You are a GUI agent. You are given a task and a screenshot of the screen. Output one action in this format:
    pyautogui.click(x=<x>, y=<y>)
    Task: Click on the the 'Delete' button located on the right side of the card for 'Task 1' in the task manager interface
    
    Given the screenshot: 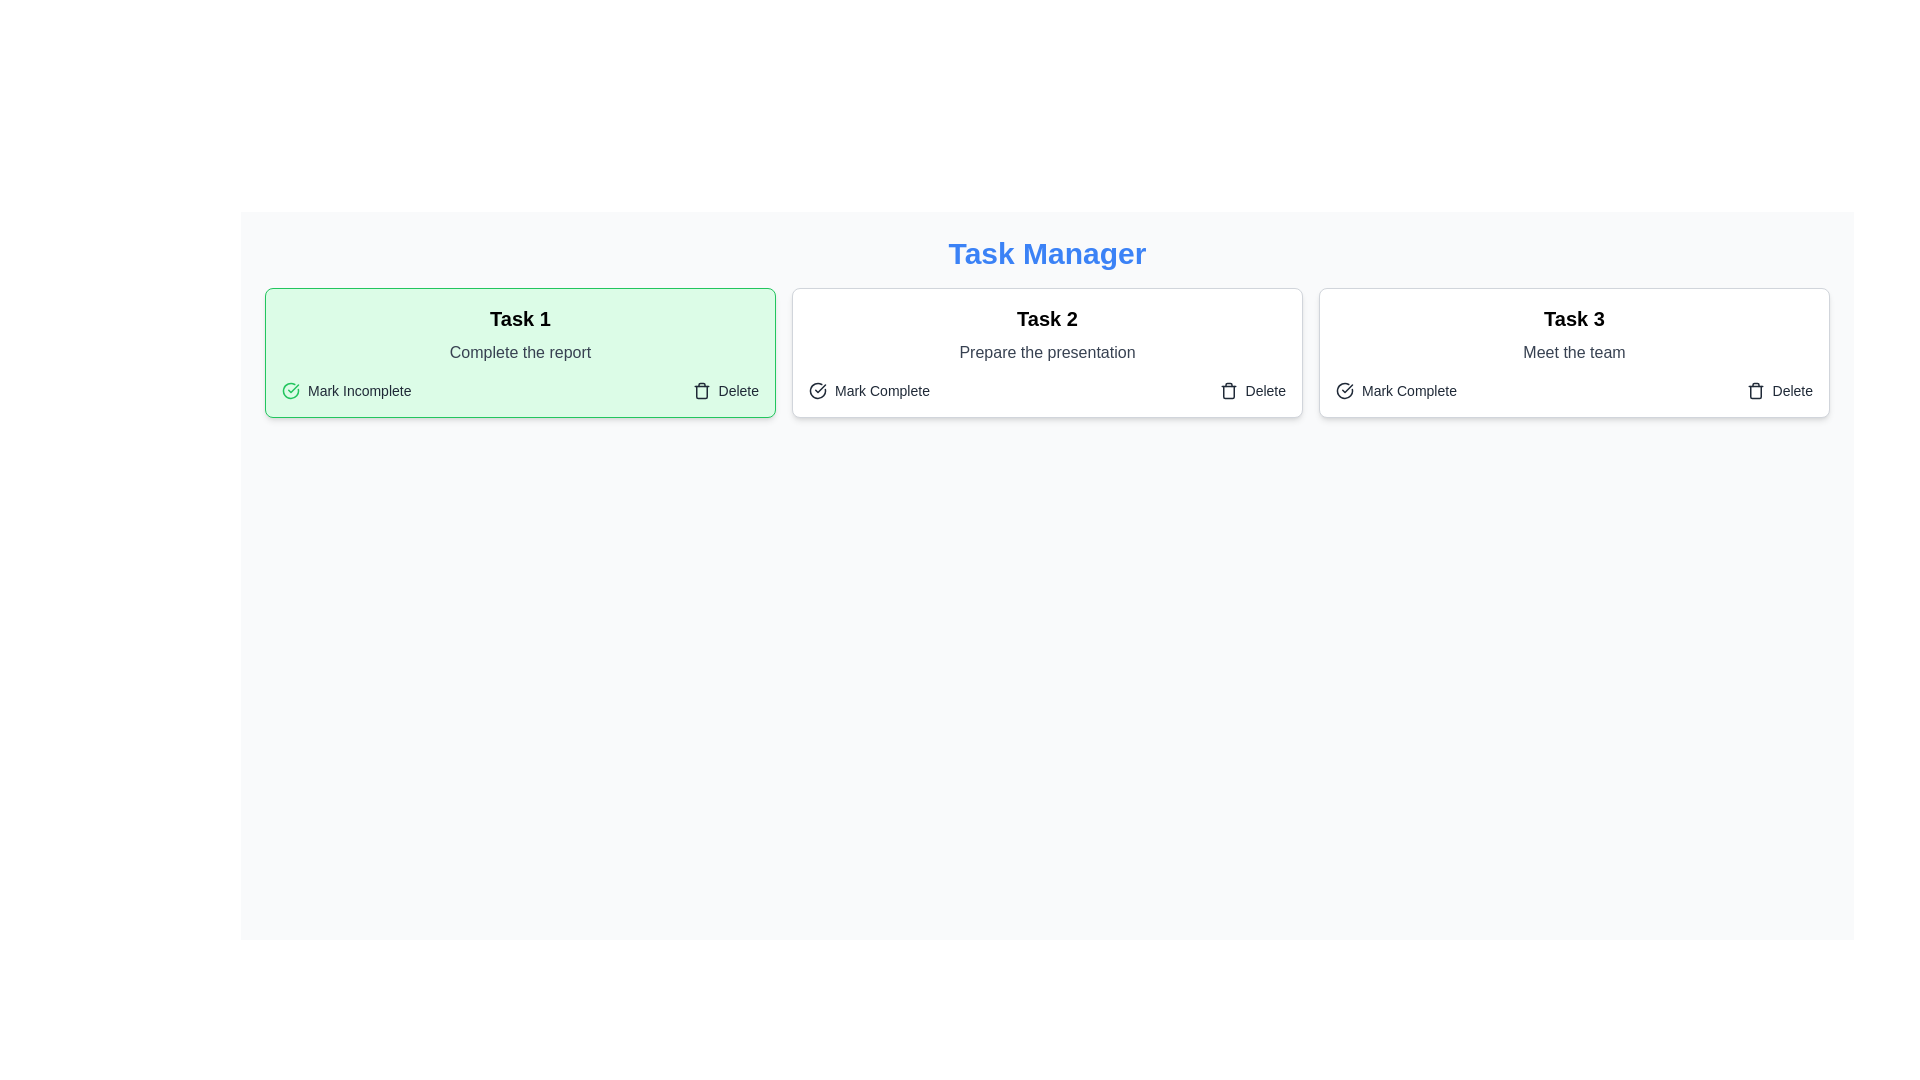 What is the action you would take?
    pyautogui.click(x=724, y=390)
    